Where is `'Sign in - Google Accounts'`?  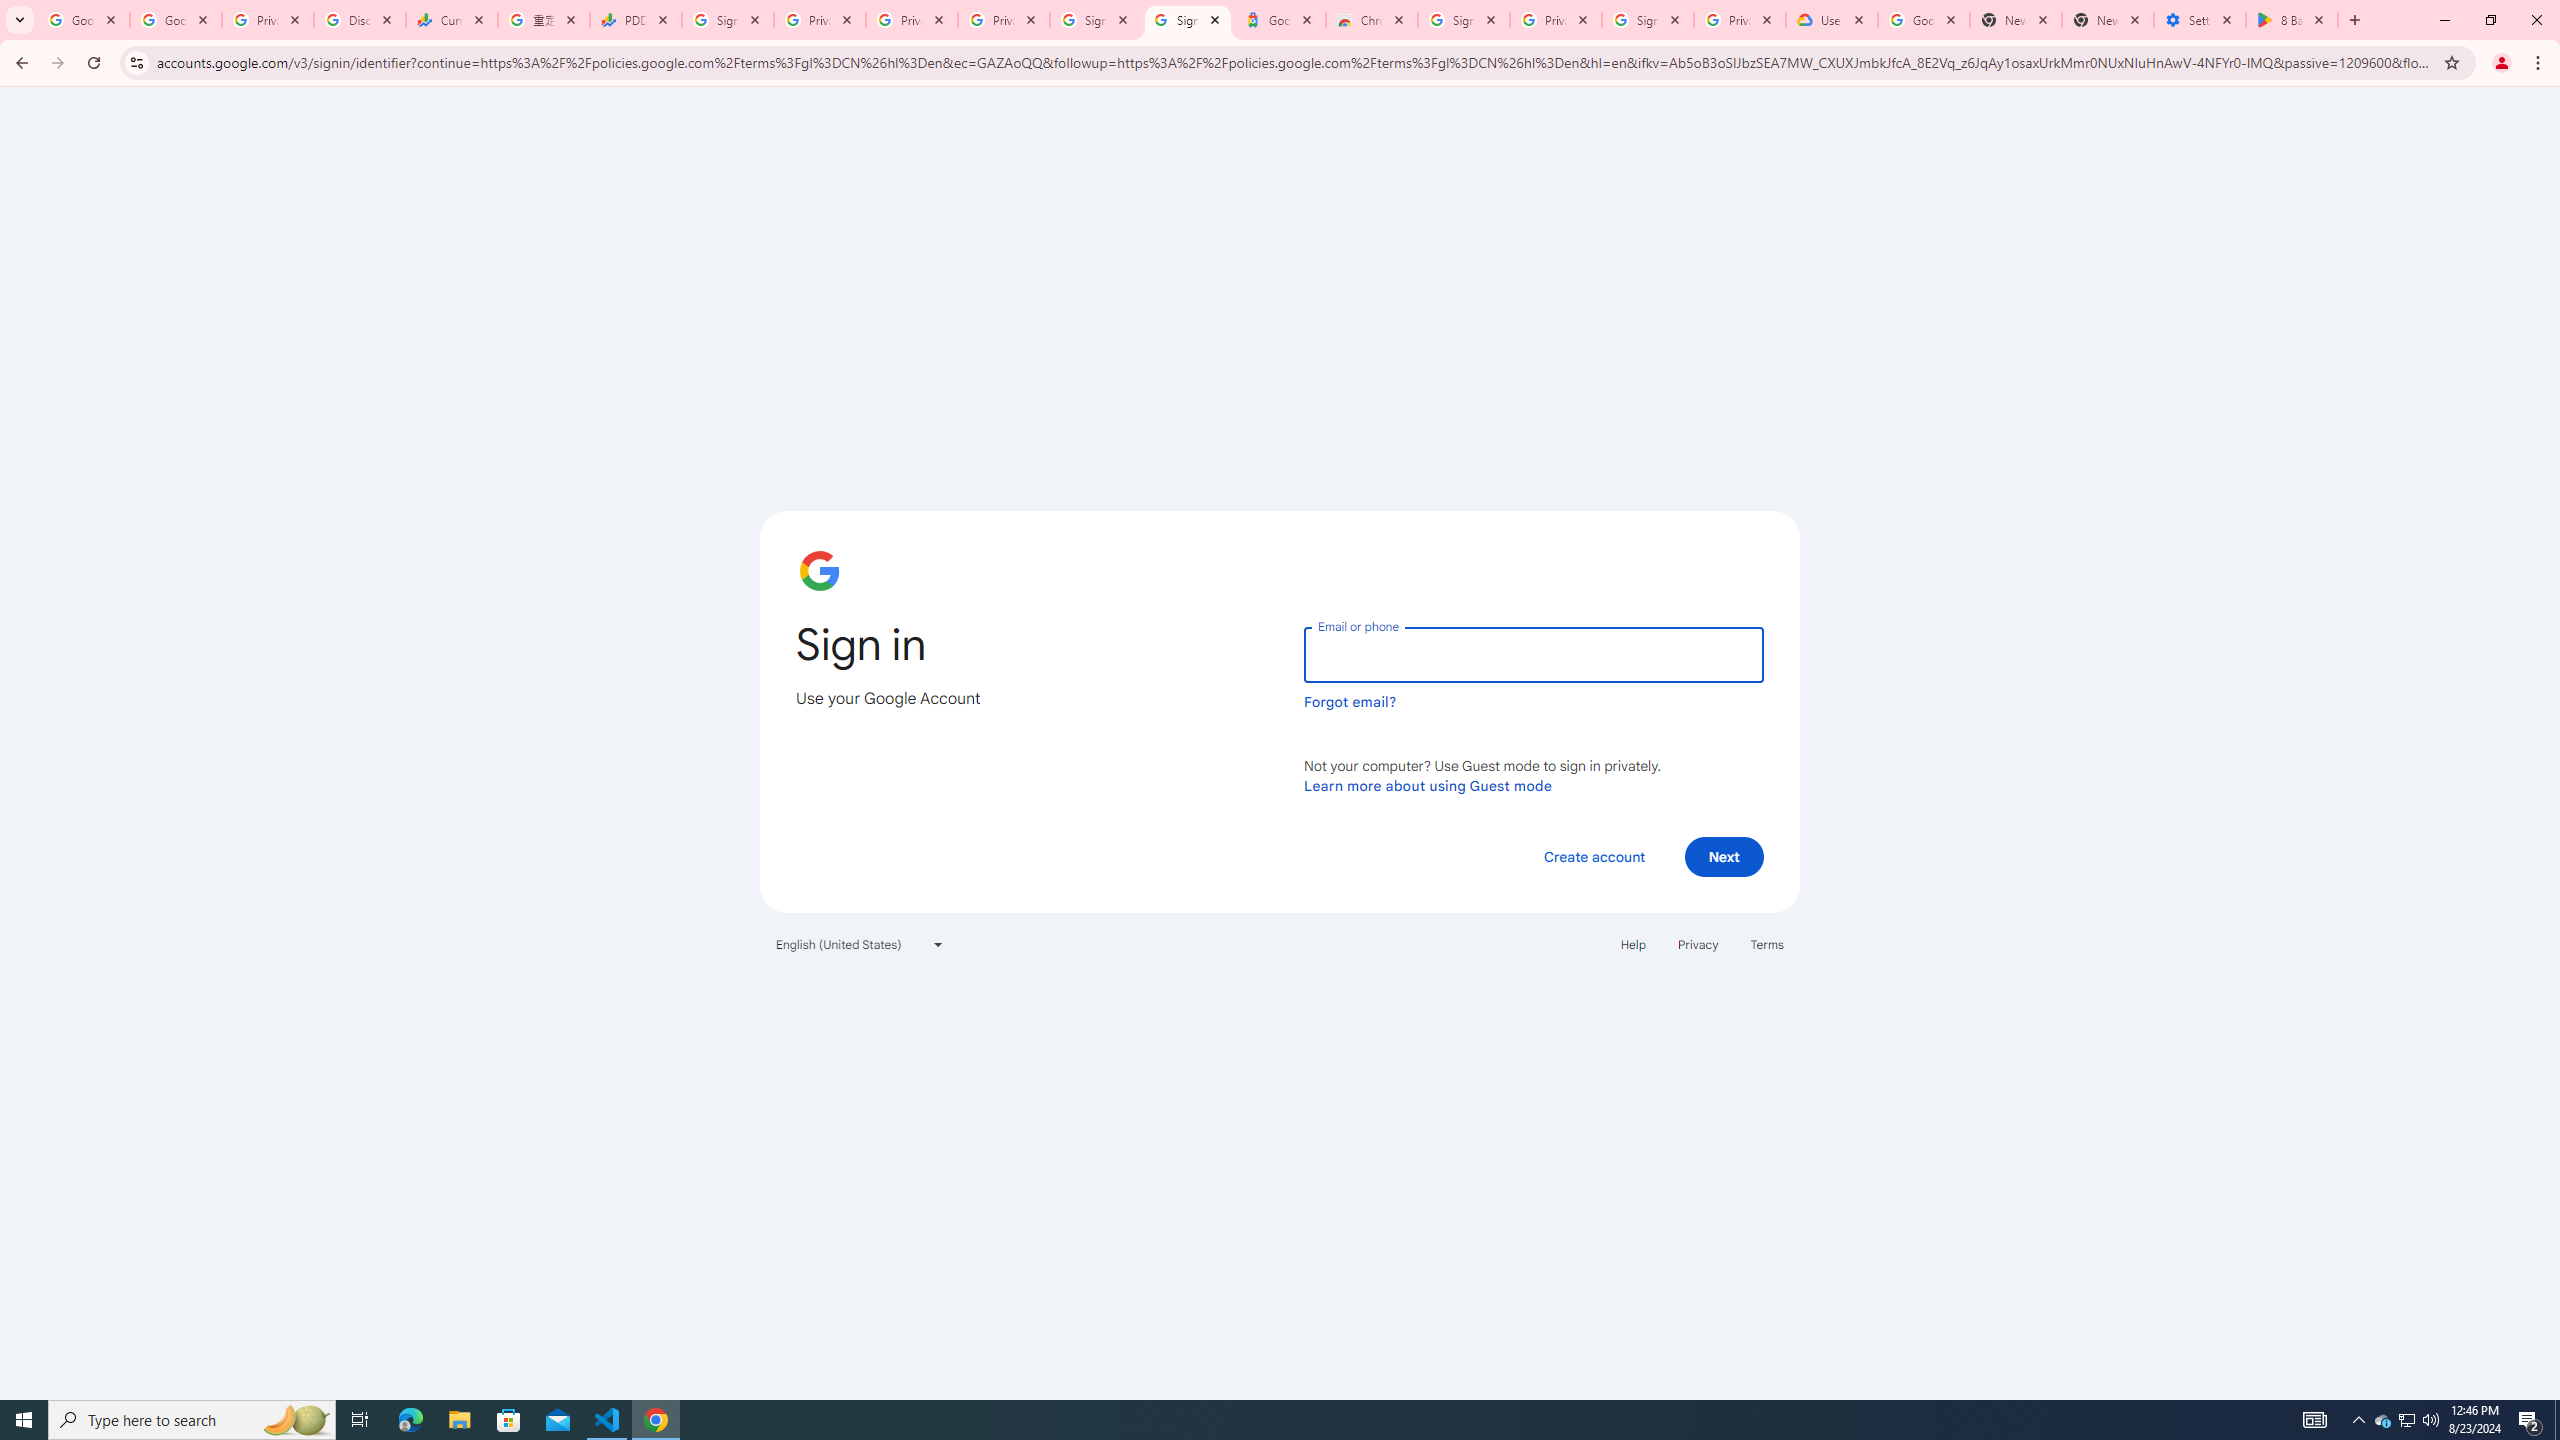
'Sign in - Google Accounts' is located at coordinates (1096, 19).